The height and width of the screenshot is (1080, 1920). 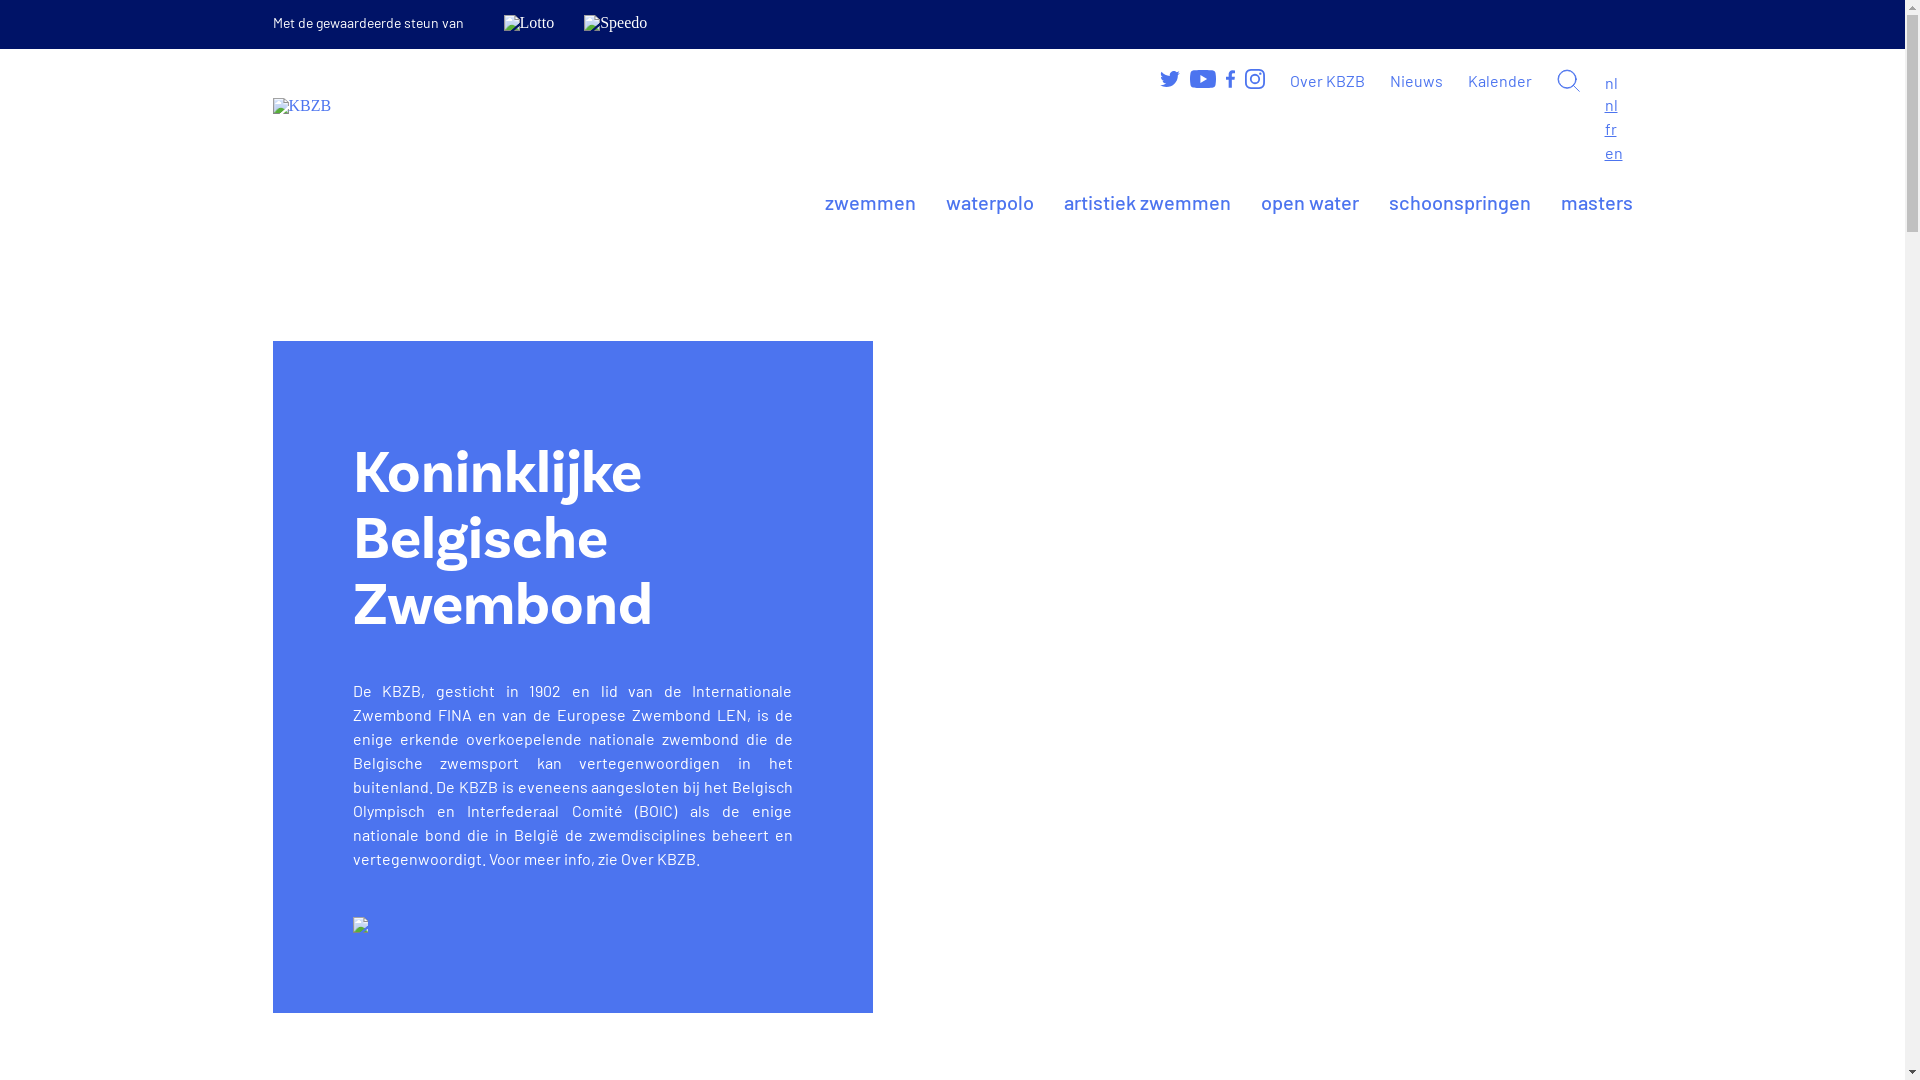 What do you see at coordinates (1170, 76) in the screenshot?
I see `'Volg ons op Twitter'` at bounding box center [1170, 76].